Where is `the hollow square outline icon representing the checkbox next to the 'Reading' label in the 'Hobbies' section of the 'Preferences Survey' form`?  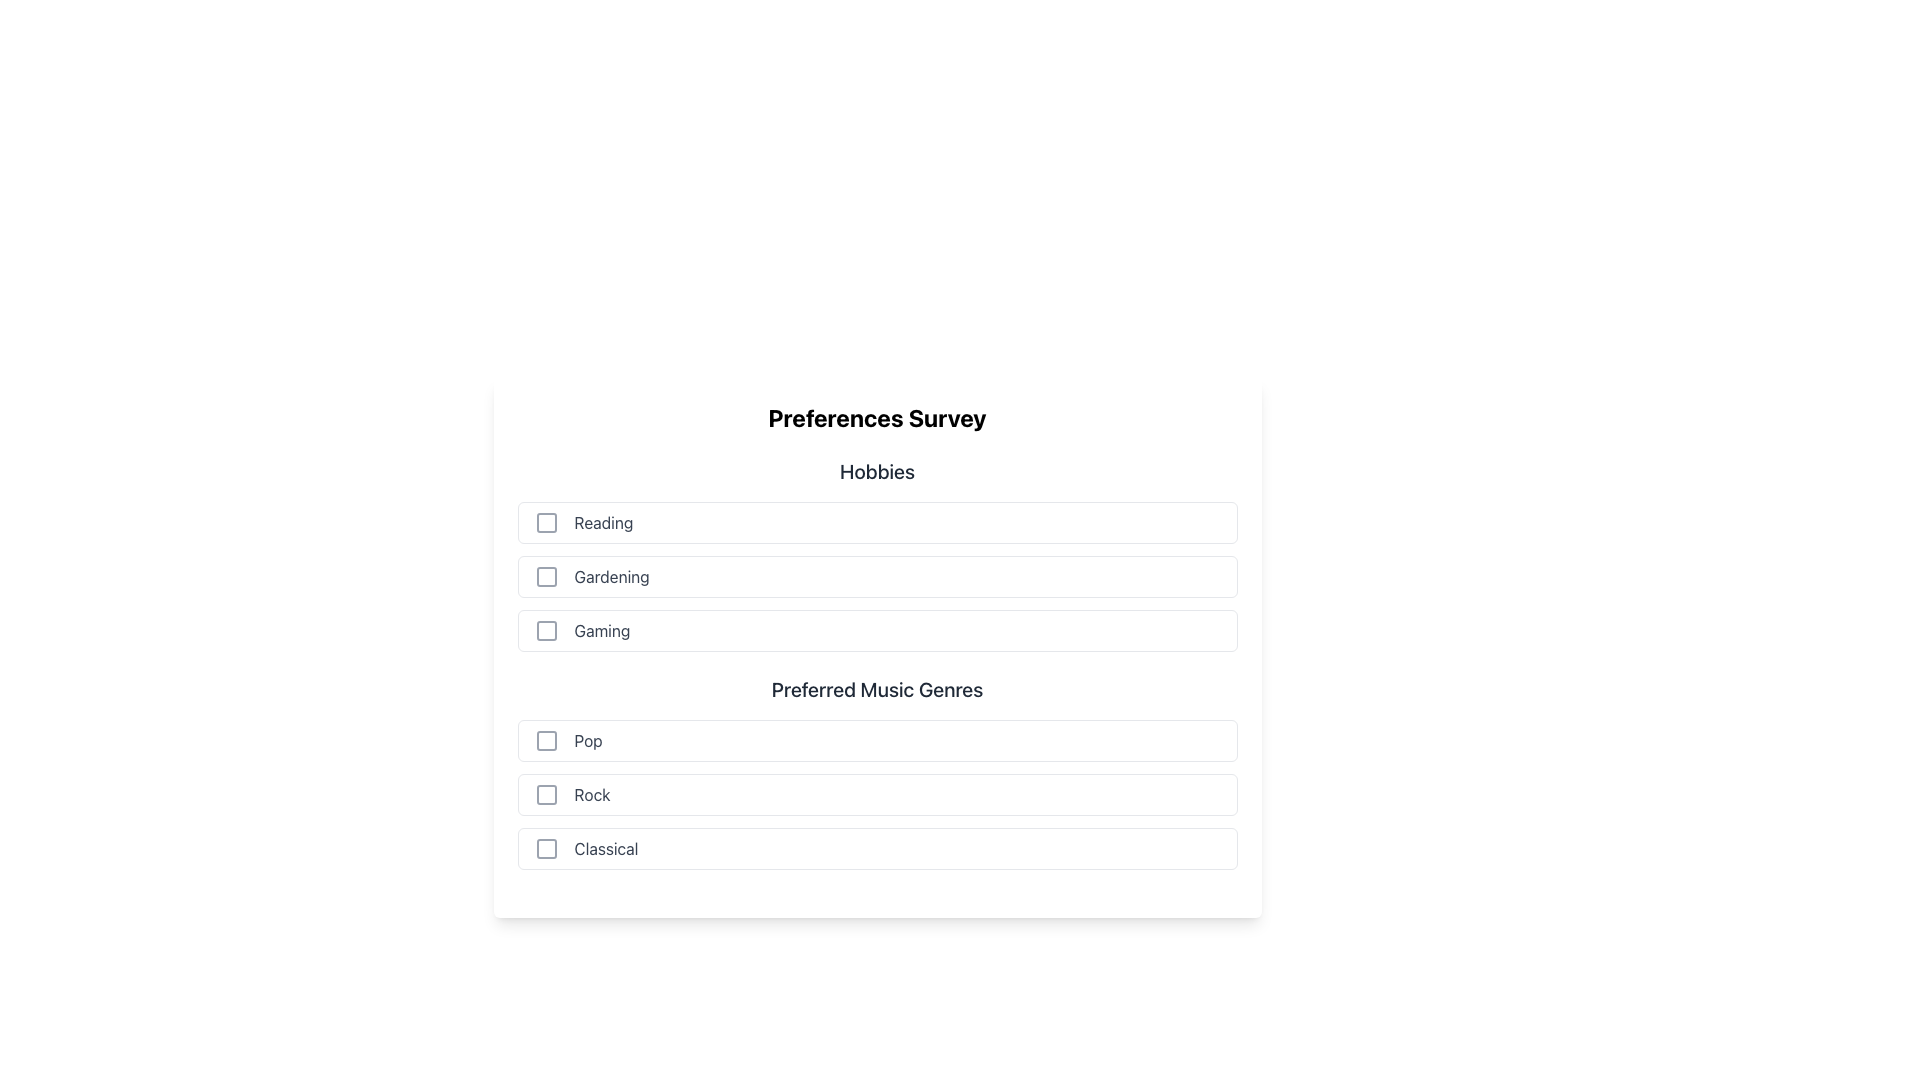 the hollow square outline icon representing the checkbox next to the 'Reading' label in the 'Hobbies' section of the 'Preferences Survey' form is located at coordinates (546, 522).